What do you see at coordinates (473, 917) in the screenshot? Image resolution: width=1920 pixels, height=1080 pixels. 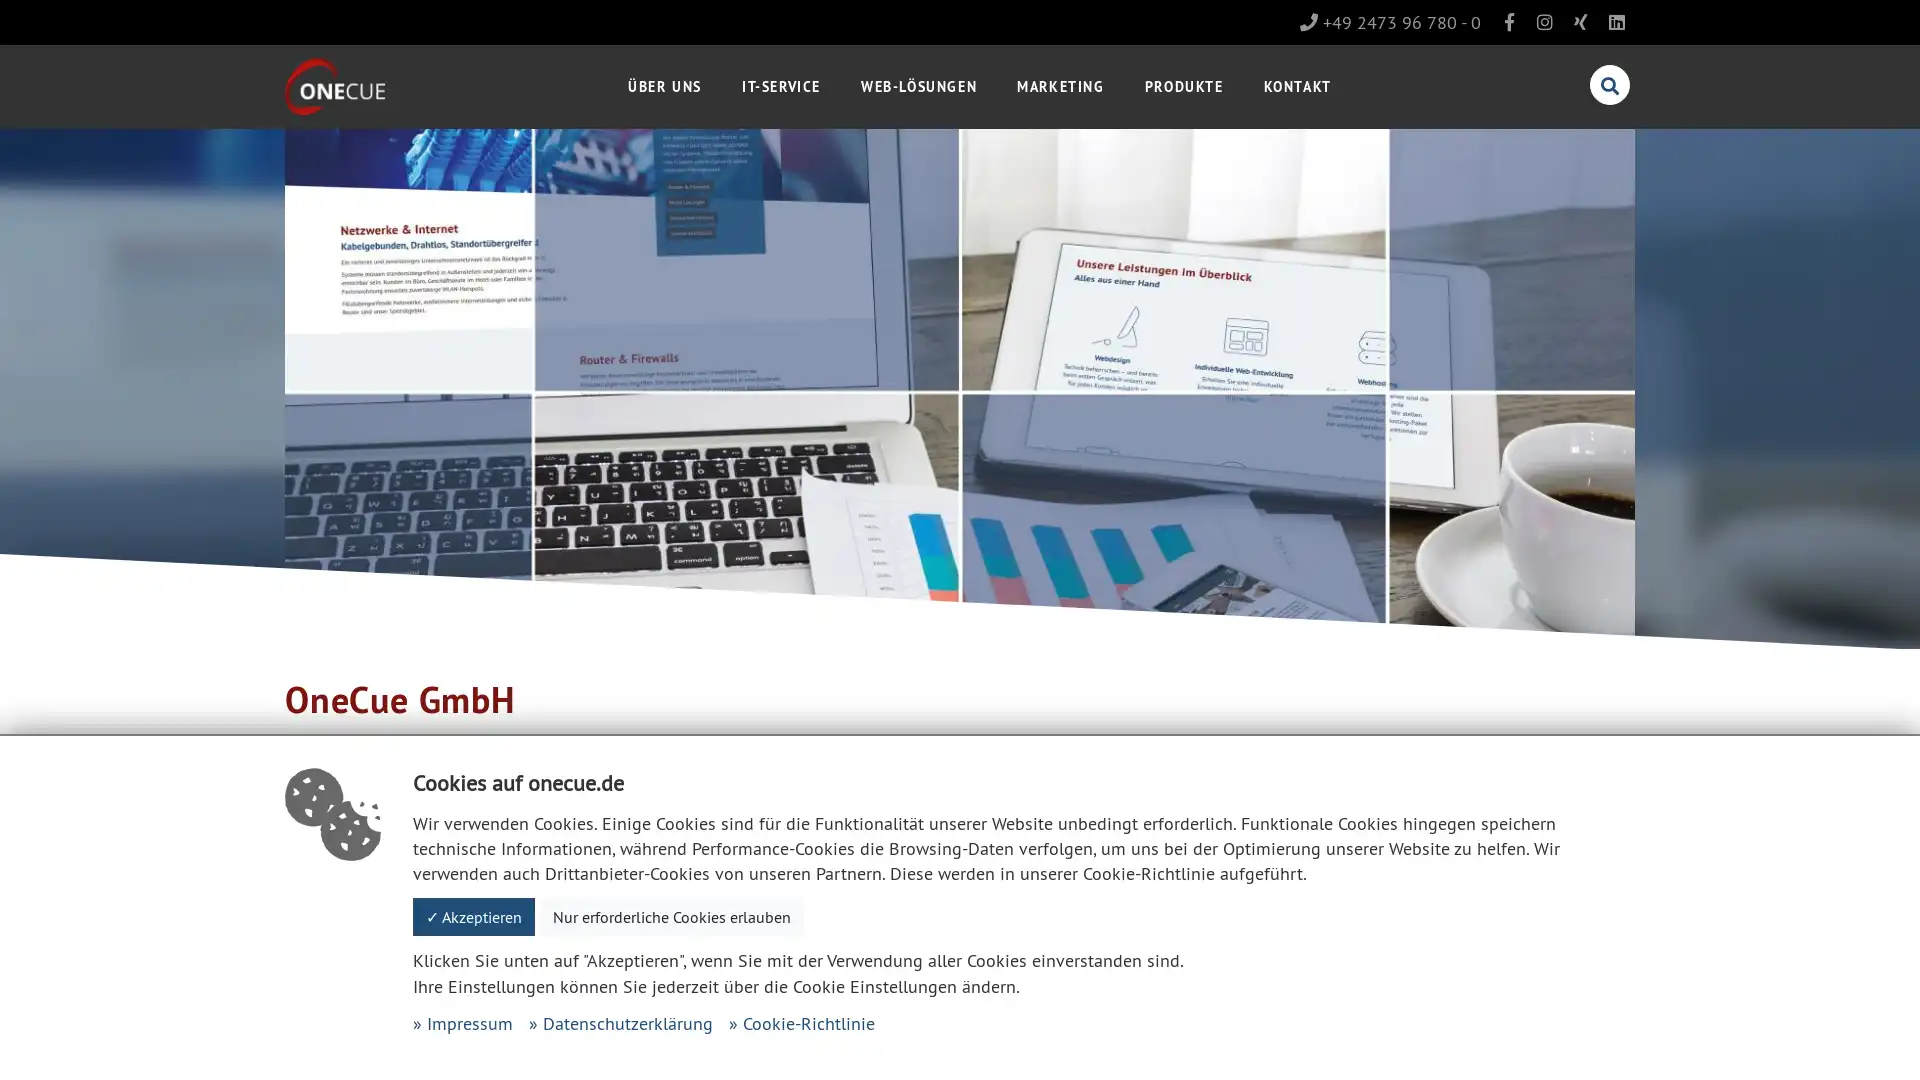 I see `Akzeptieren` at bounding box center [473, 917].